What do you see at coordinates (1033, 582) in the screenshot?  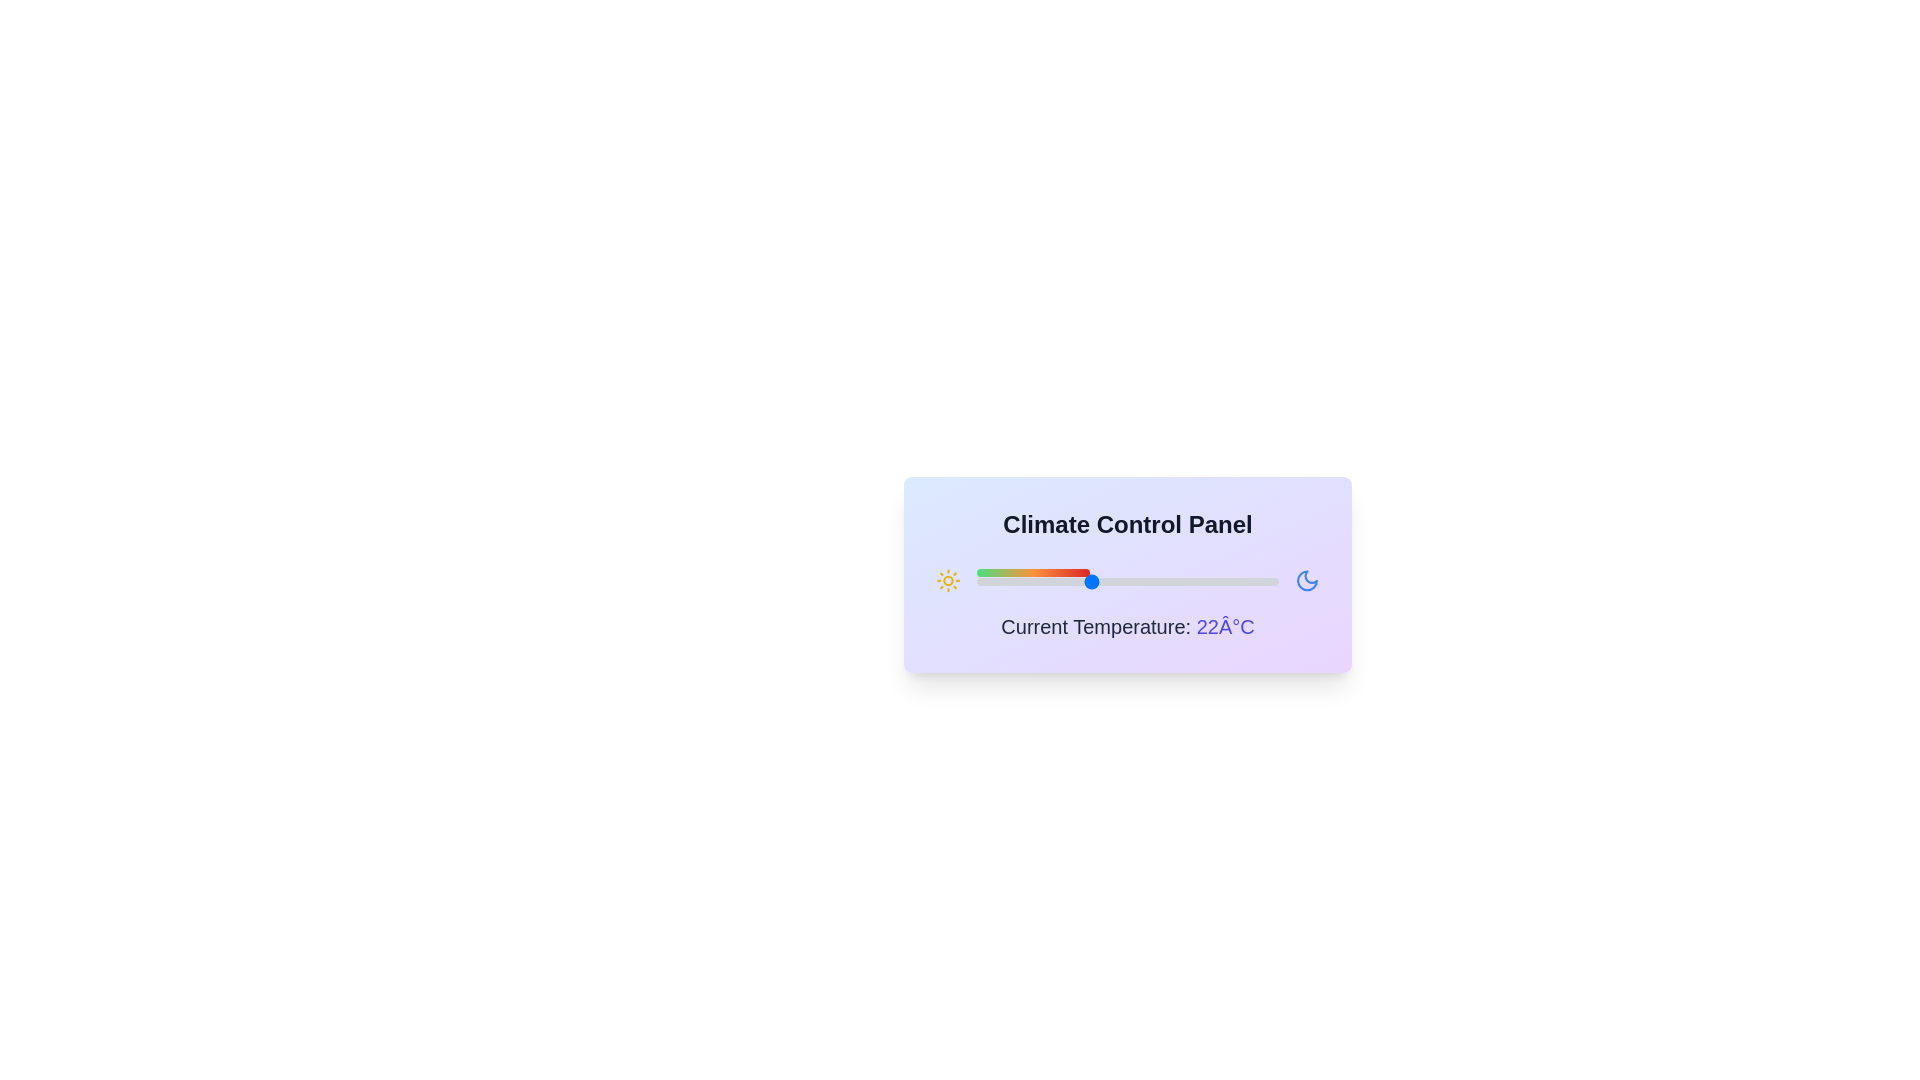 I see `the temperature` at bounding box center [1033, 582].